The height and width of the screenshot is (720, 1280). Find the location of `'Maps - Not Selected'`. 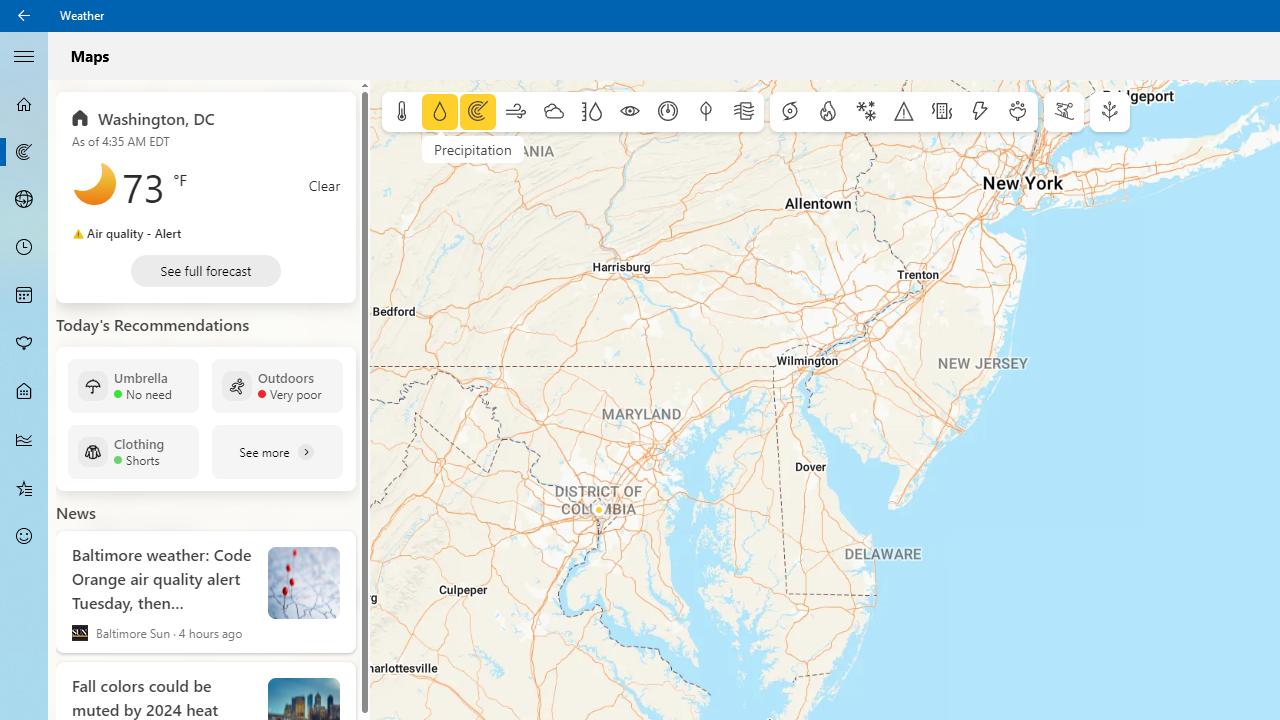

'Maps - Not Selected' is located at coordinates (24, 150).